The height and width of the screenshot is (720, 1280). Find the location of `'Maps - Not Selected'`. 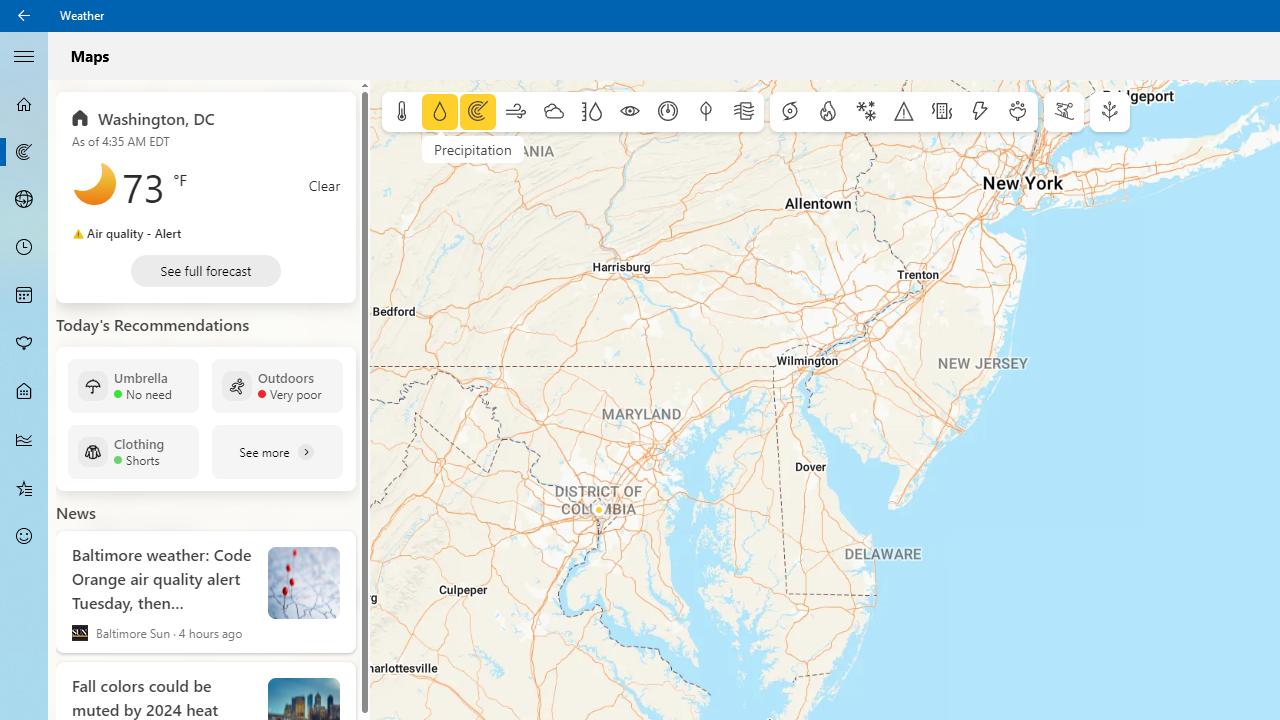

'Maps - Not Selected' is located at coordinates (24, 150).